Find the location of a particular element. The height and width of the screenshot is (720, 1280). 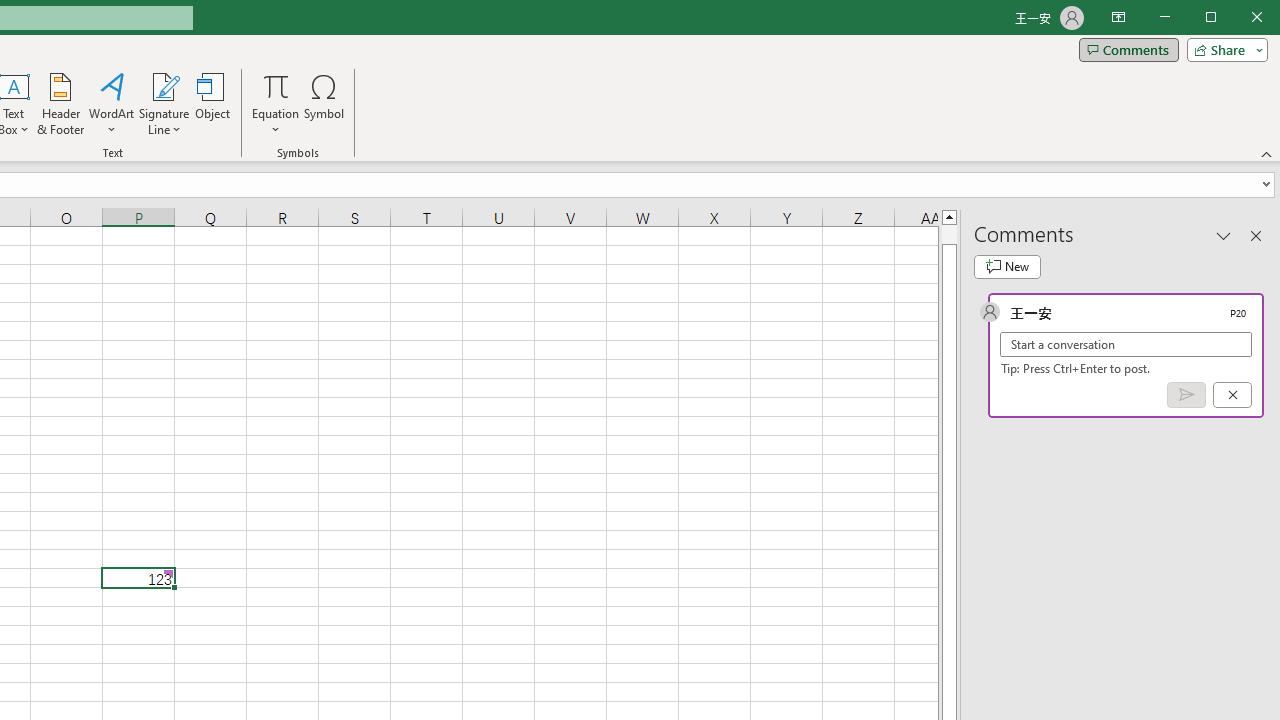

'Header & Footer...' is located at coordinates (60, 104).